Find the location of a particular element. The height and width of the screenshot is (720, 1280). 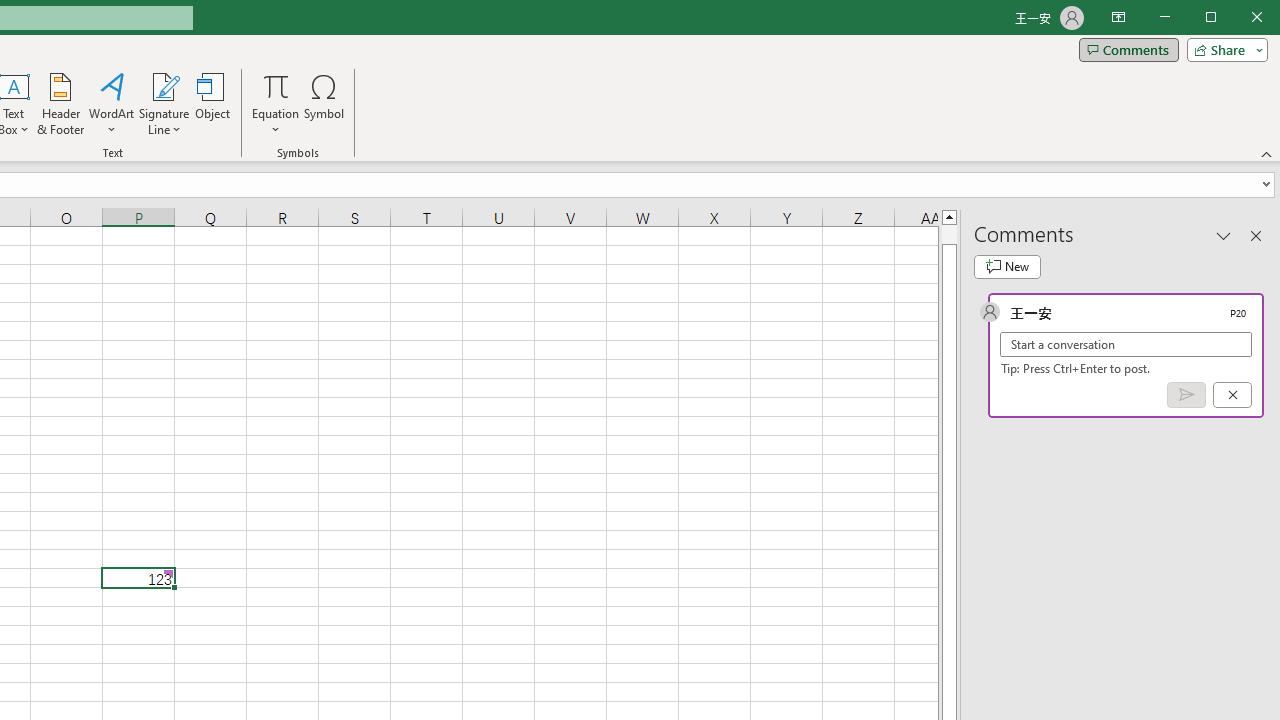

'Header & Footer...' is located at coordinates (60, 104).